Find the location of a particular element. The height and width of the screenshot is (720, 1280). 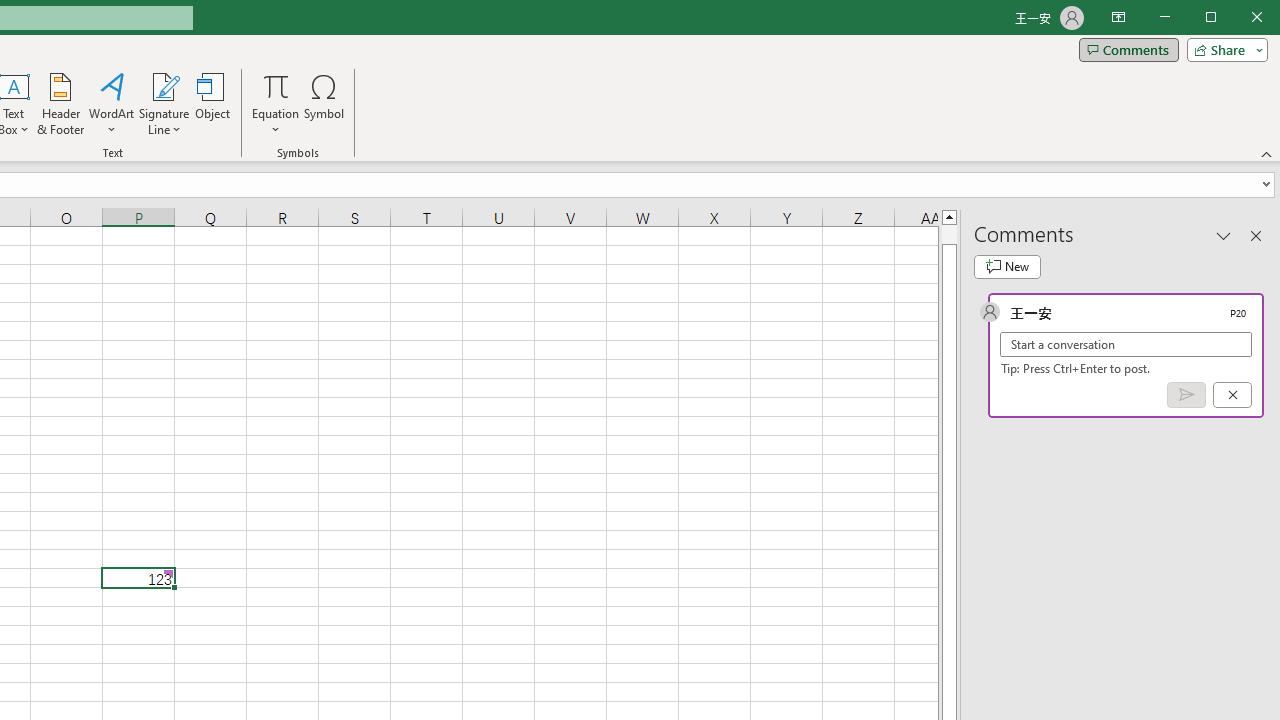

'Header & Footer...' is located at coordinates (60, 104).